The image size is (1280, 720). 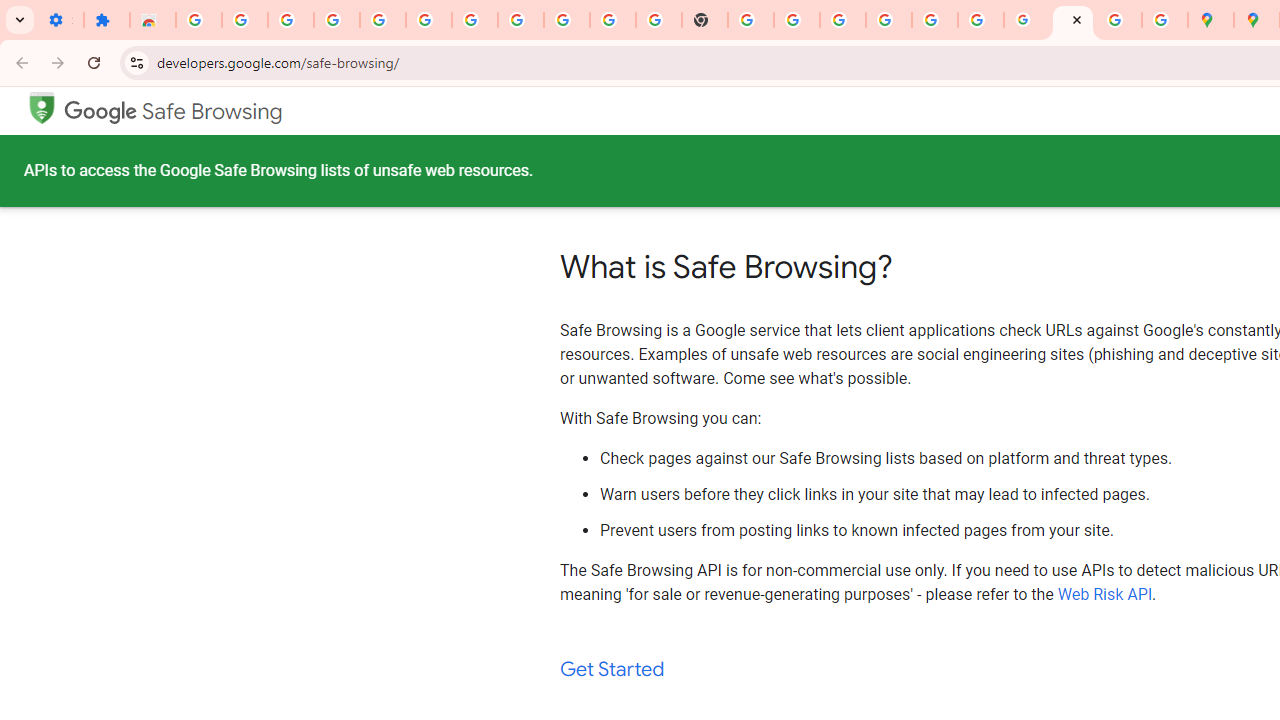 What do you see at coordinates (173, 111) in the screenshot?
I see `'Google Safe Browsing'` at bounding box center [173, 111].